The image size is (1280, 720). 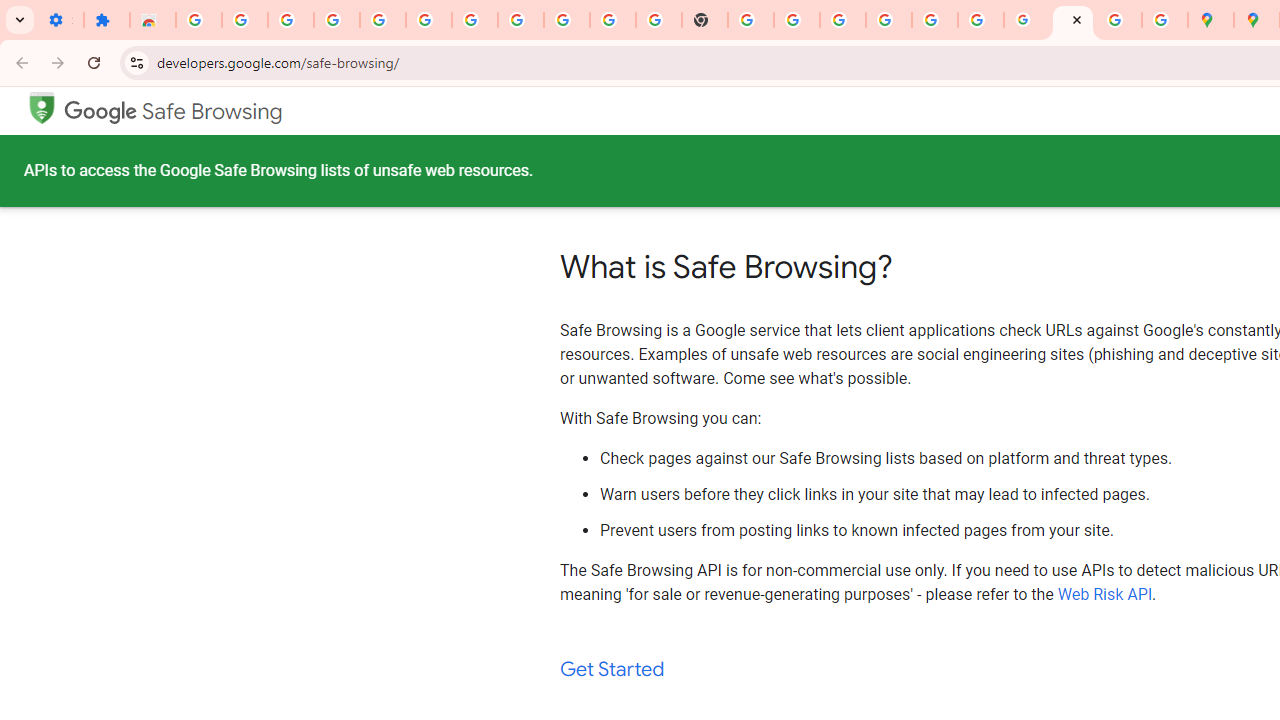 What do you see at coordinates (173, 111) in the screenshot?
I see `'Google Safe Browsing'` at bounding box center [173, 111].